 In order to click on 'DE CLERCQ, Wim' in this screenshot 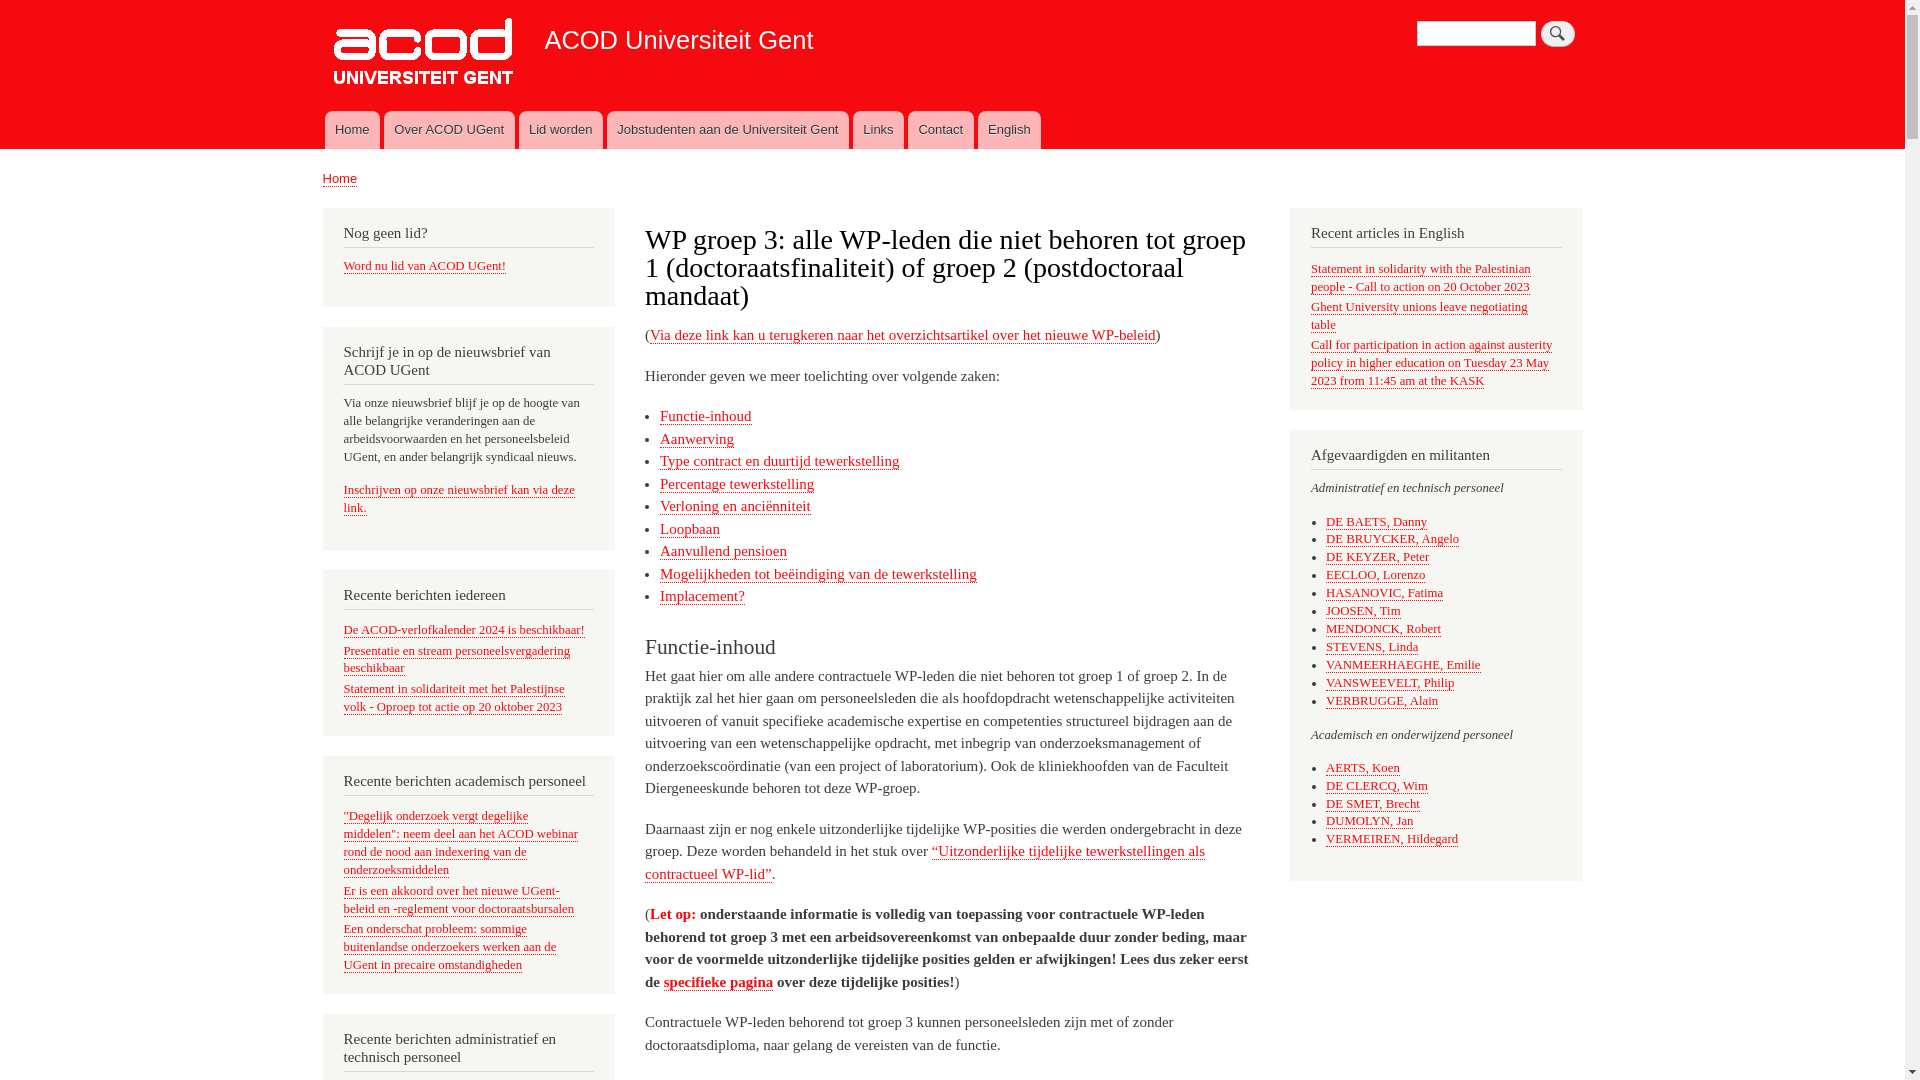, I will do `click(1376, 785)`.